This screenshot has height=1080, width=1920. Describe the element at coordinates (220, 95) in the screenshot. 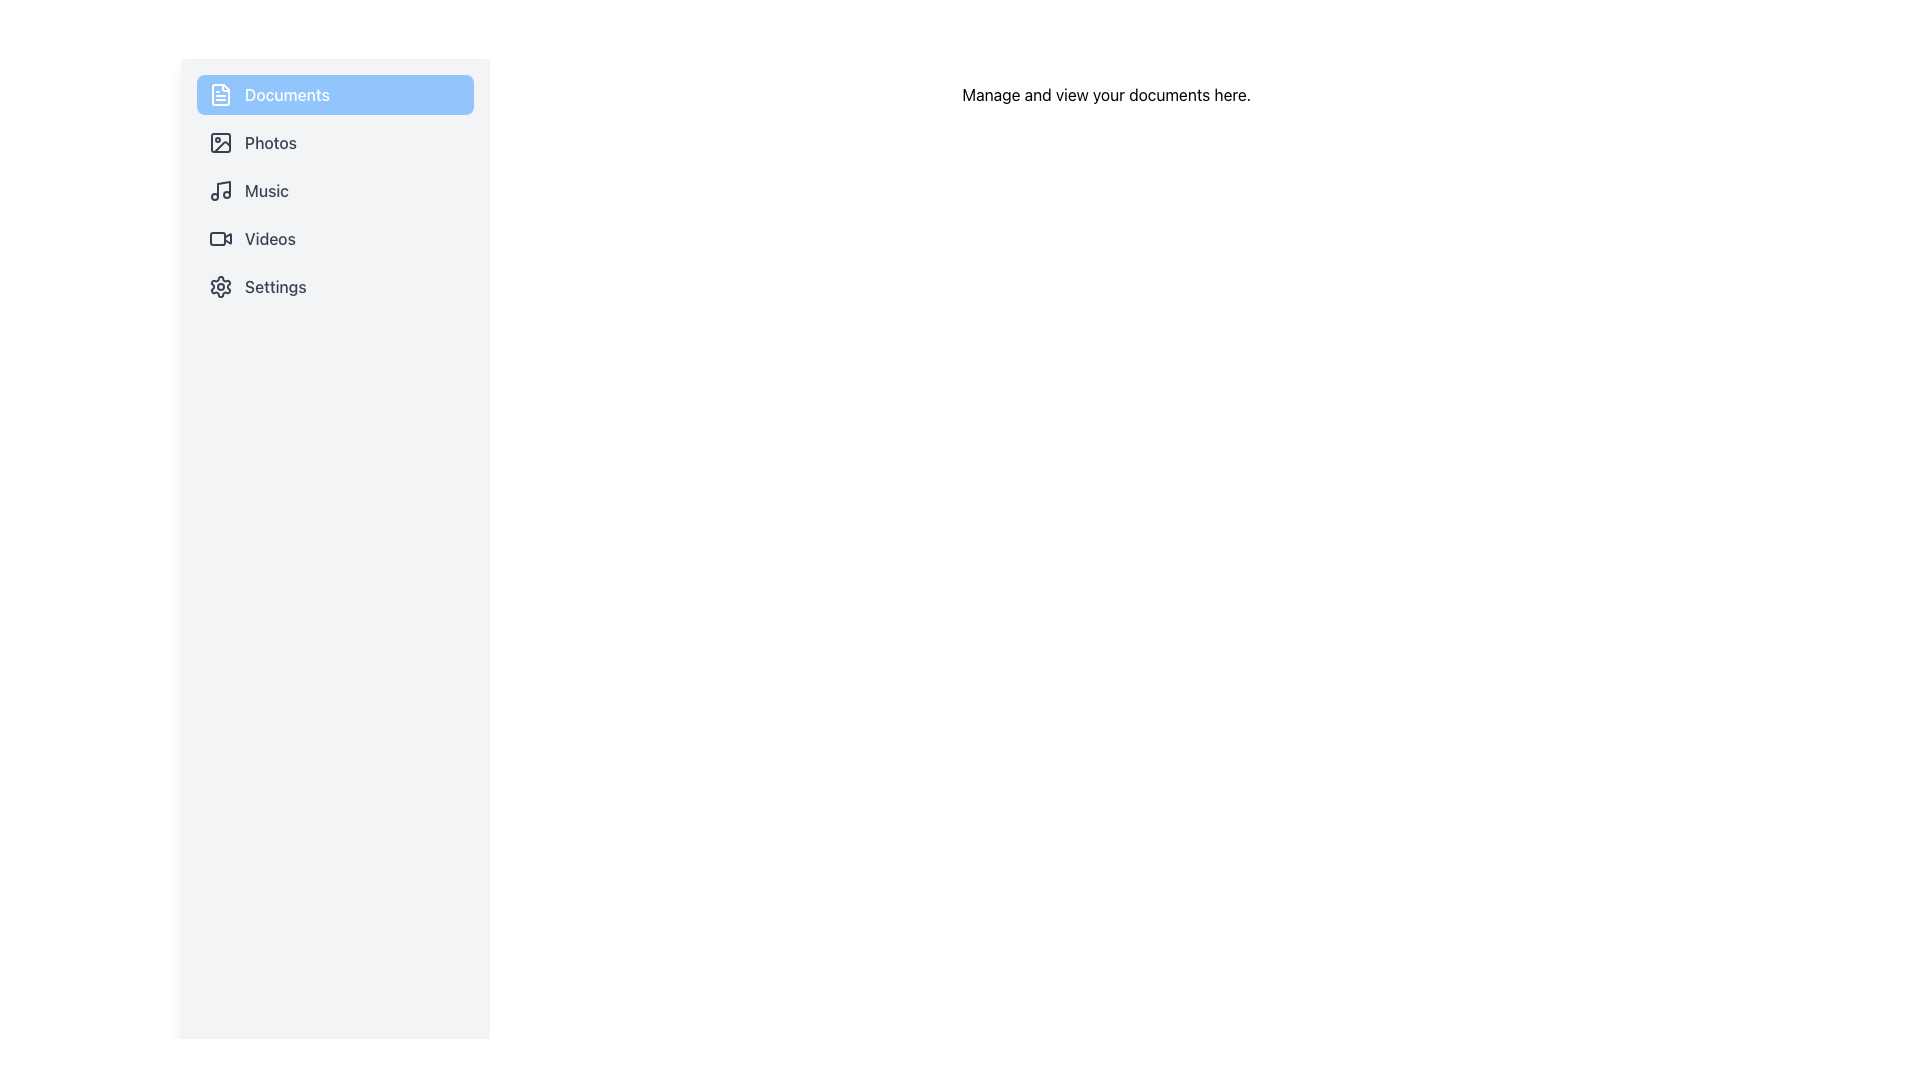

I see `document icon located at the top-left corner of the sidebar menu, which features a rectangular shape with a curved top-left corner and is positioned before the 'Documents' label` at that location.